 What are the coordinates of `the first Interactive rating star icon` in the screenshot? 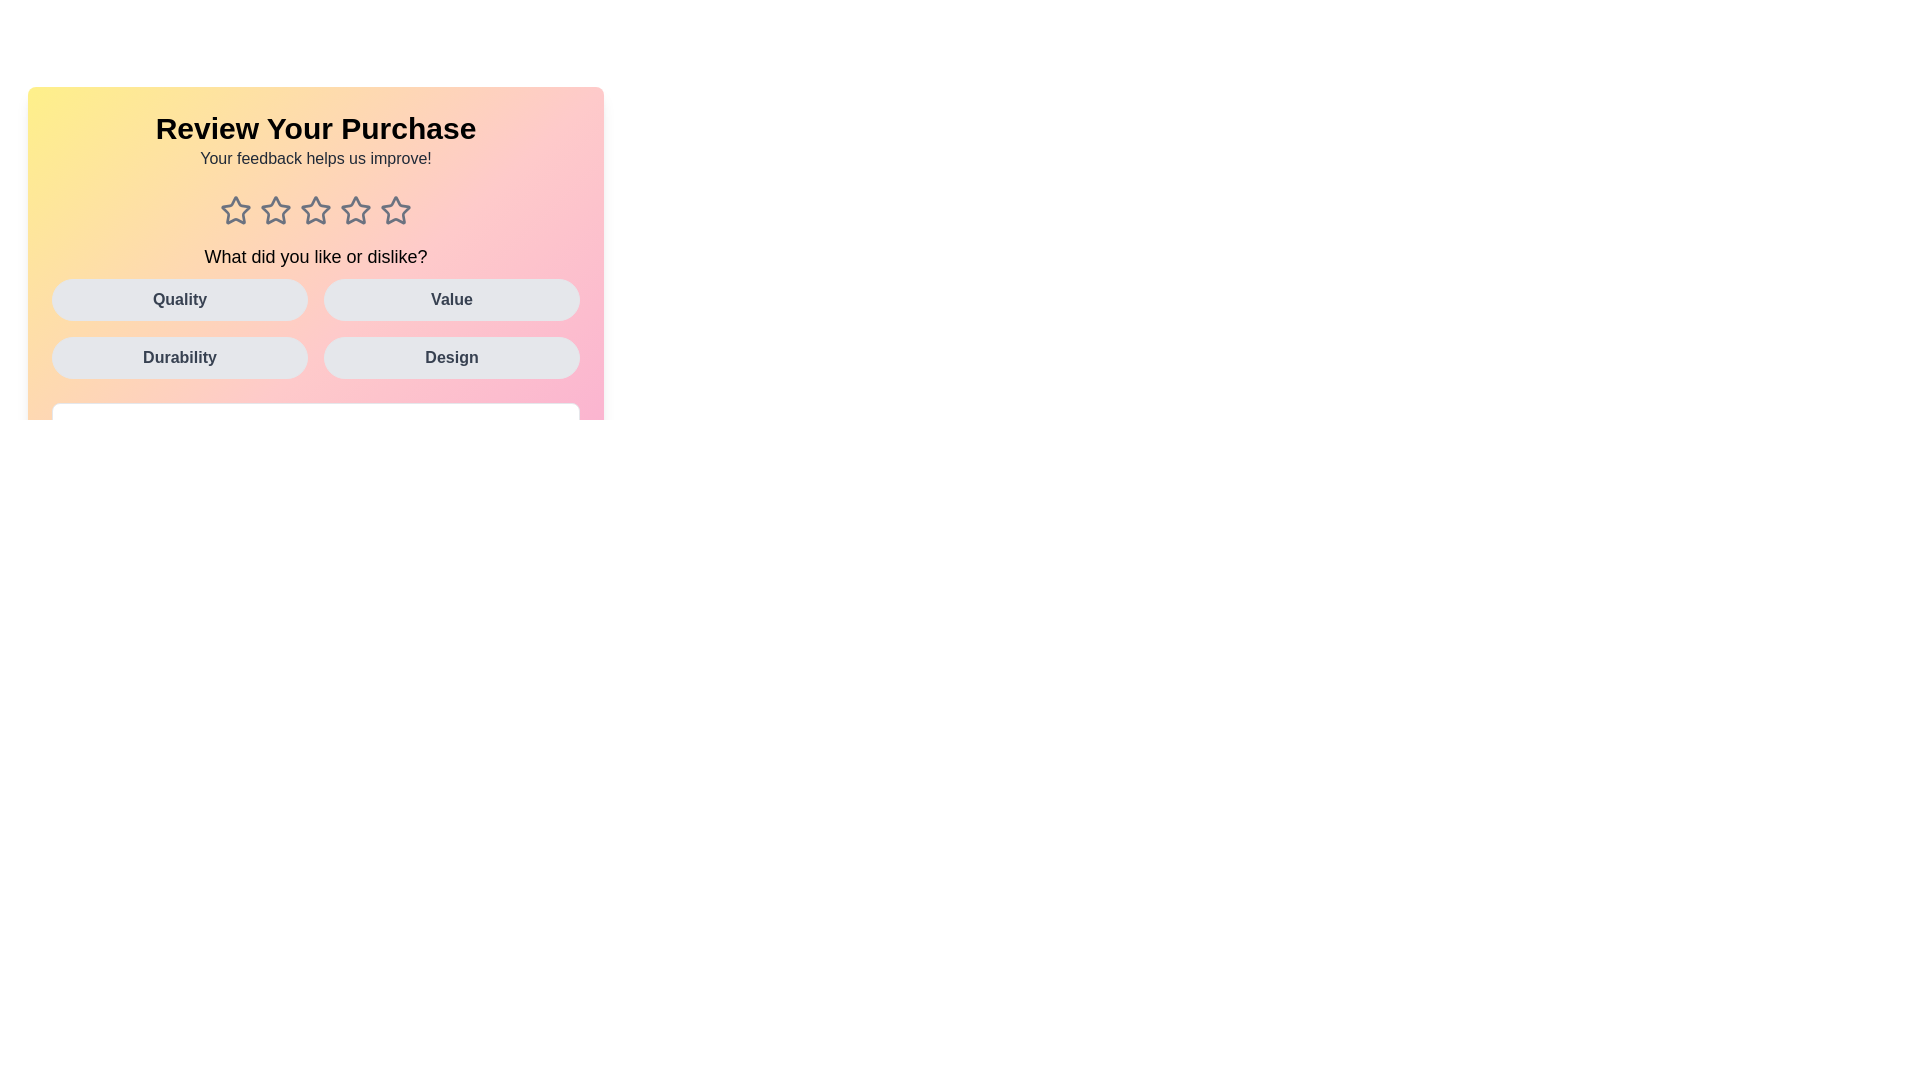 It's located at (235, 211).